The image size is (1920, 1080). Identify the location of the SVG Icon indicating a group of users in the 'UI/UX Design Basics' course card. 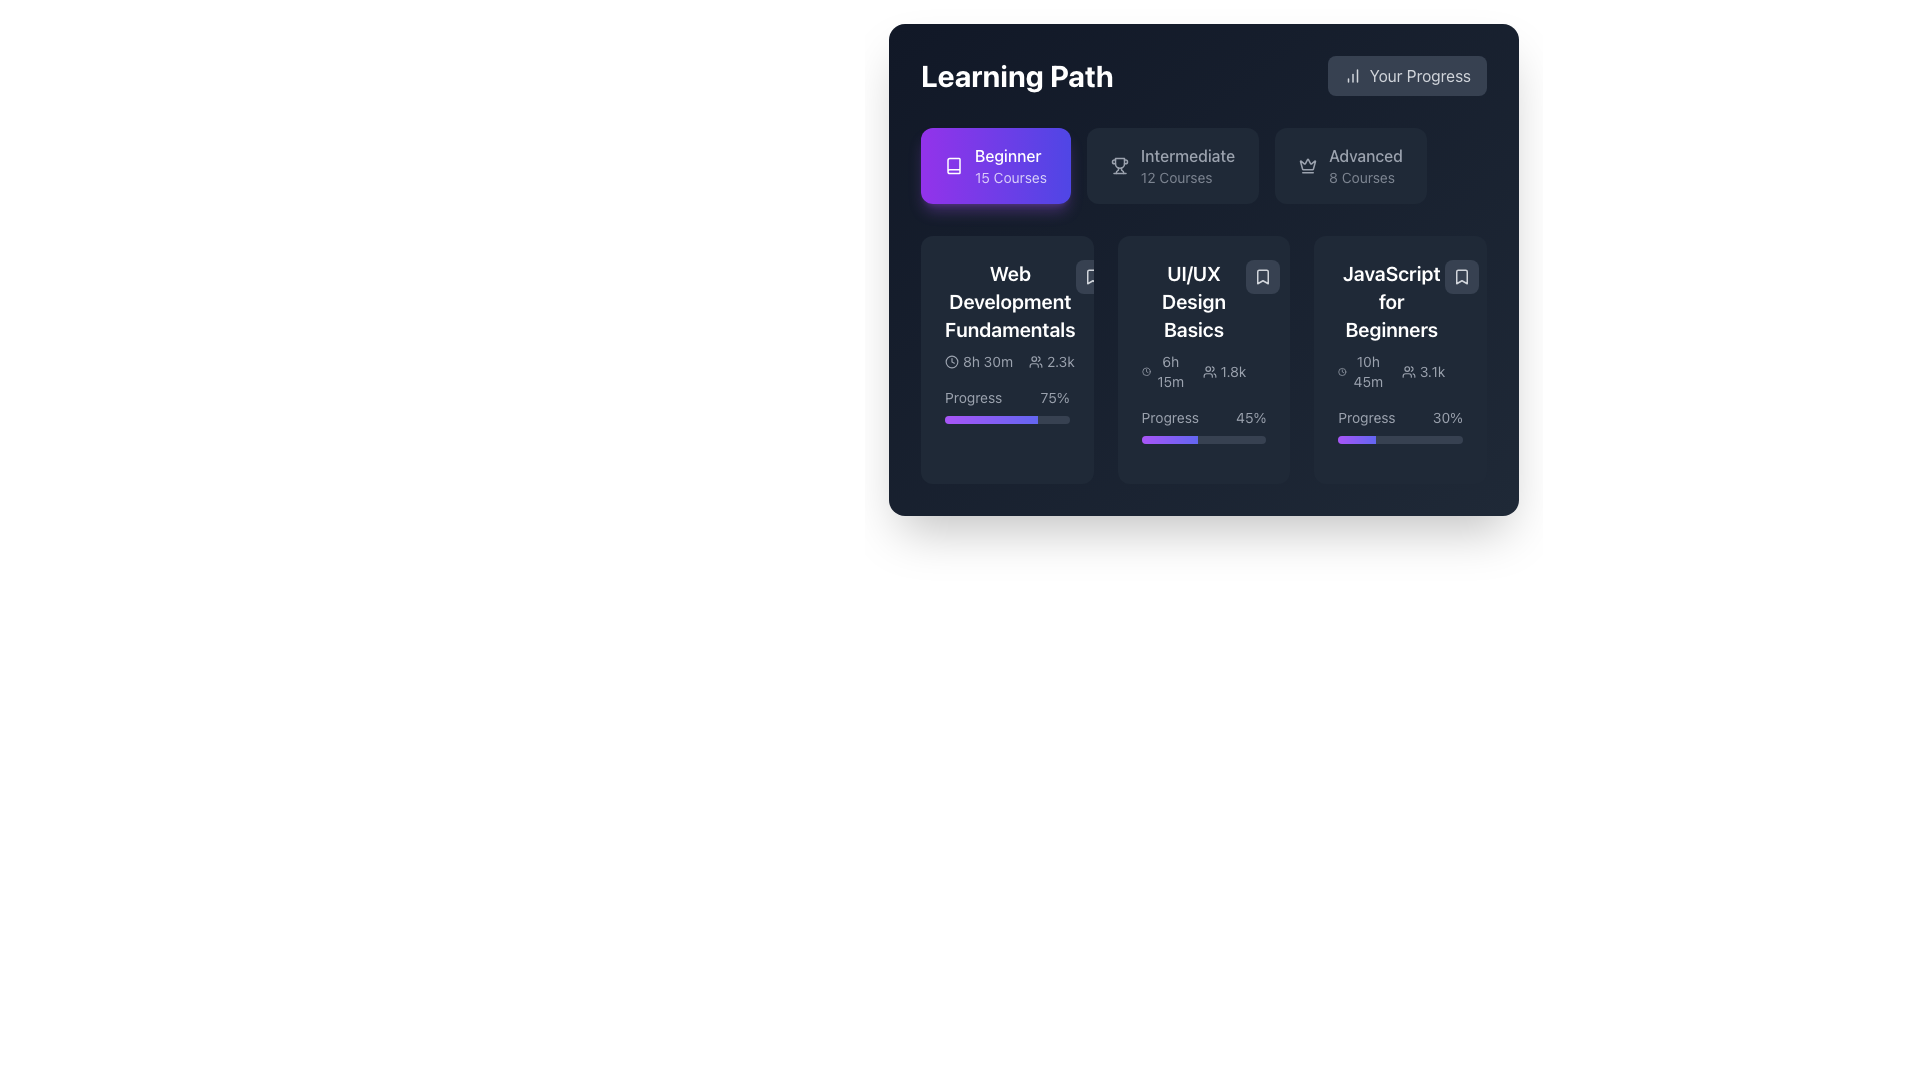
(1208, 371).